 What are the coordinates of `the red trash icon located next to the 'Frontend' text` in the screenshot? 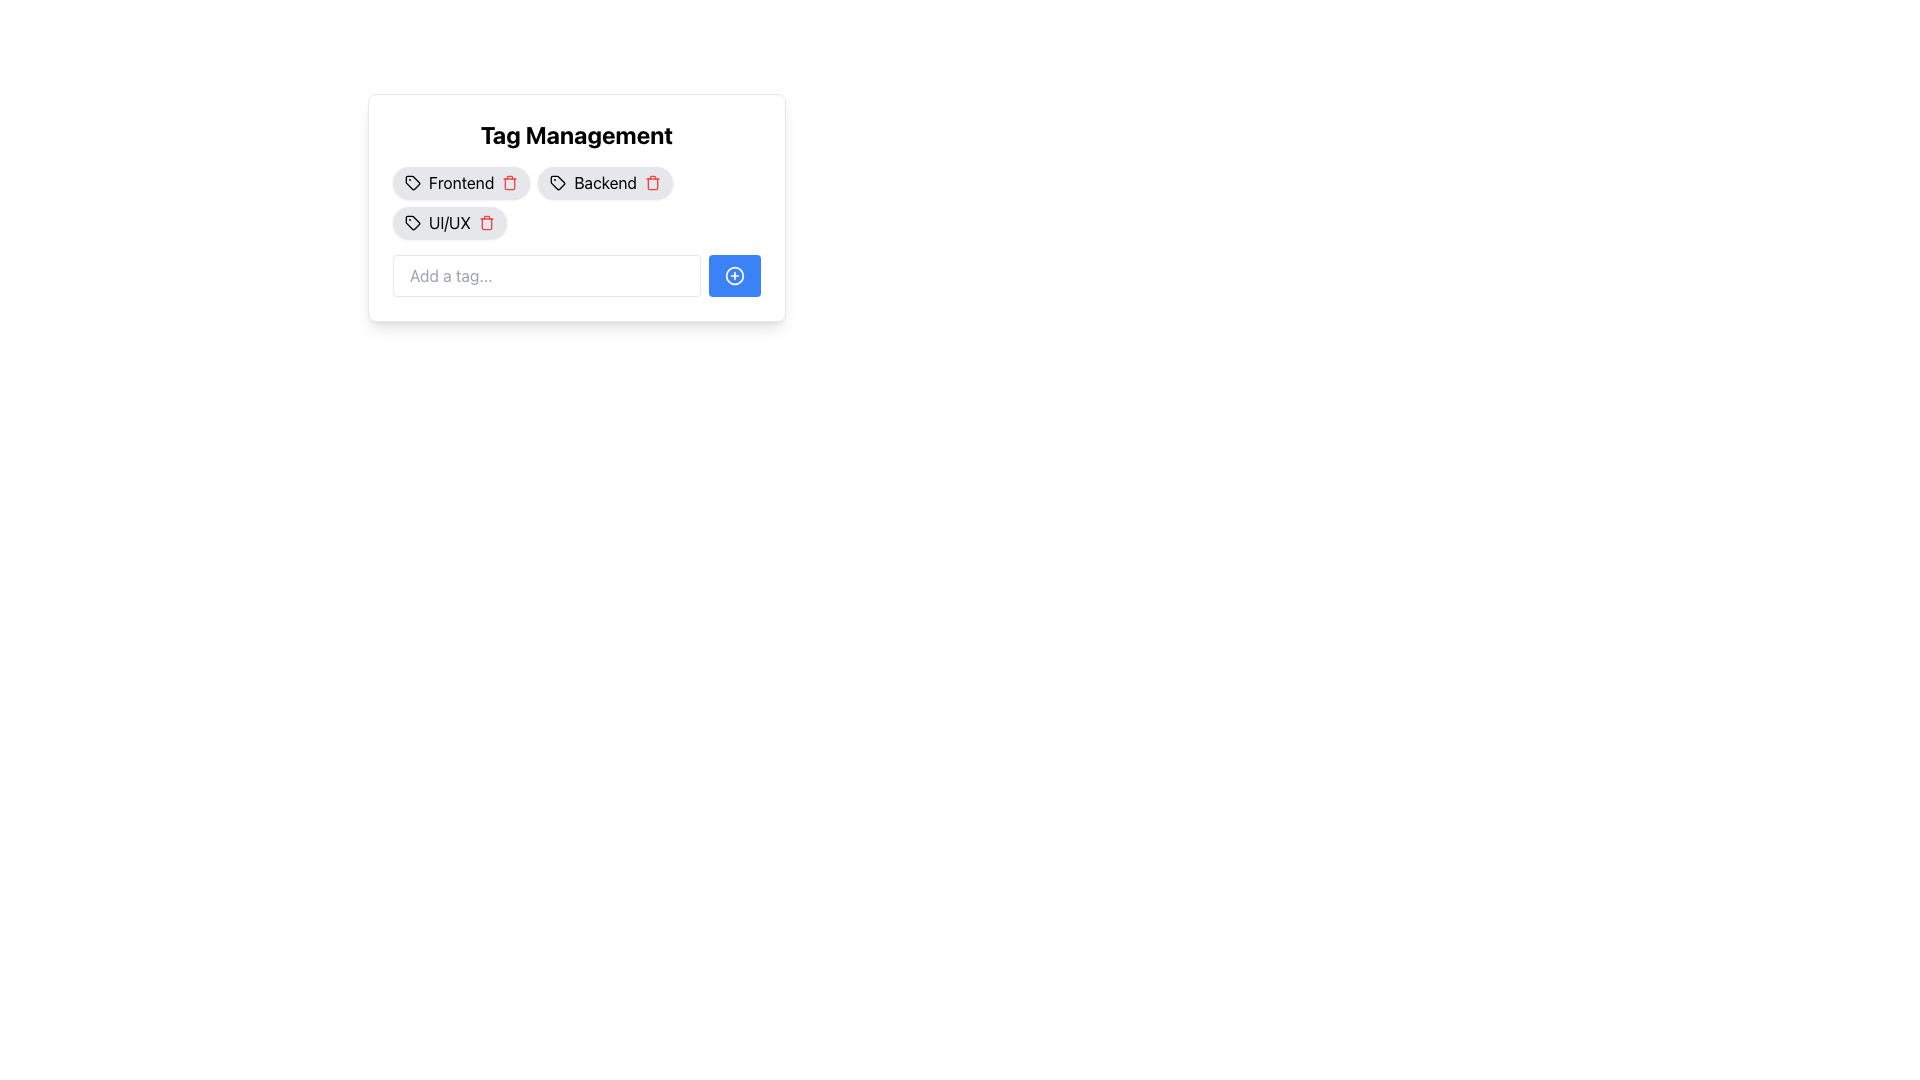 It's located at (510, 182).